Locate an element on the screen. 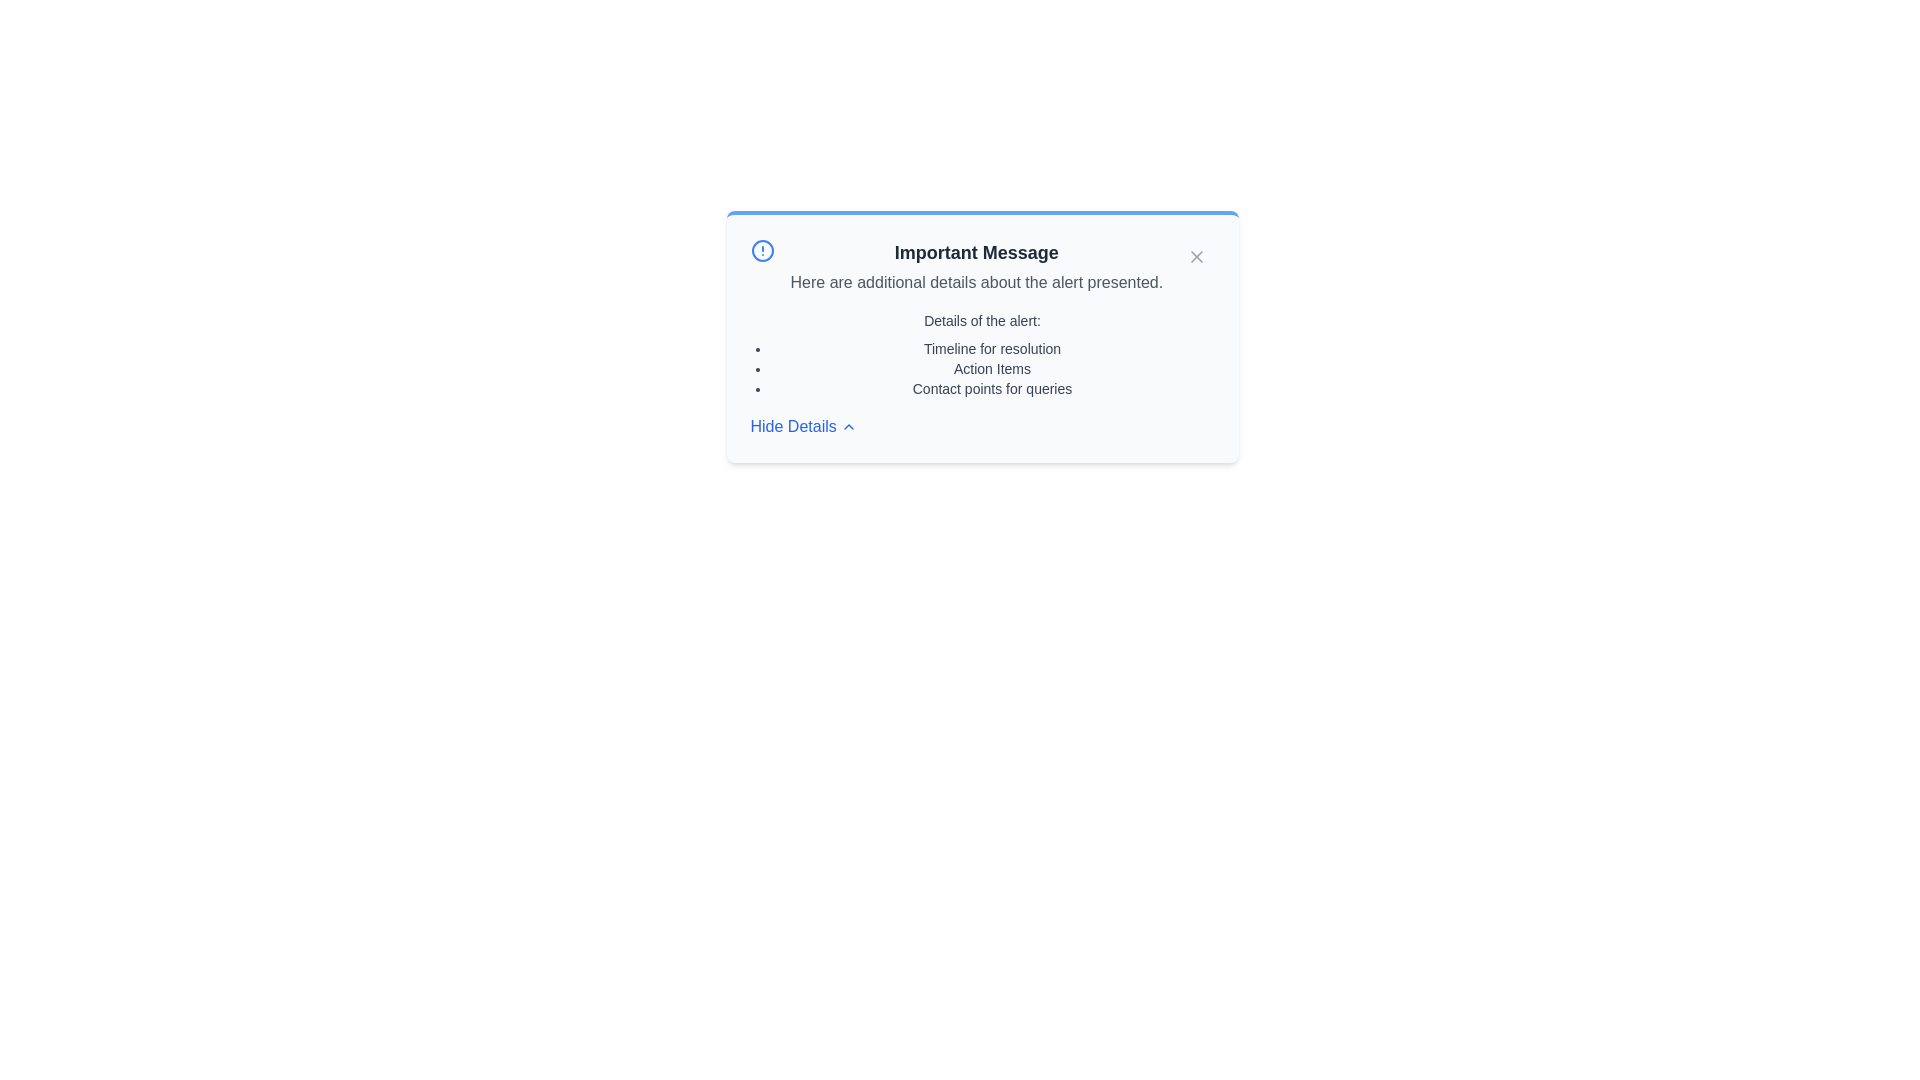 The height and width of the screenshot is (1080, 1920). the circular alert icon with a blue outline located at the top left corner of the alert dialog box, adjacent to the text 'Important Message' is located at coordinates (761, 249).